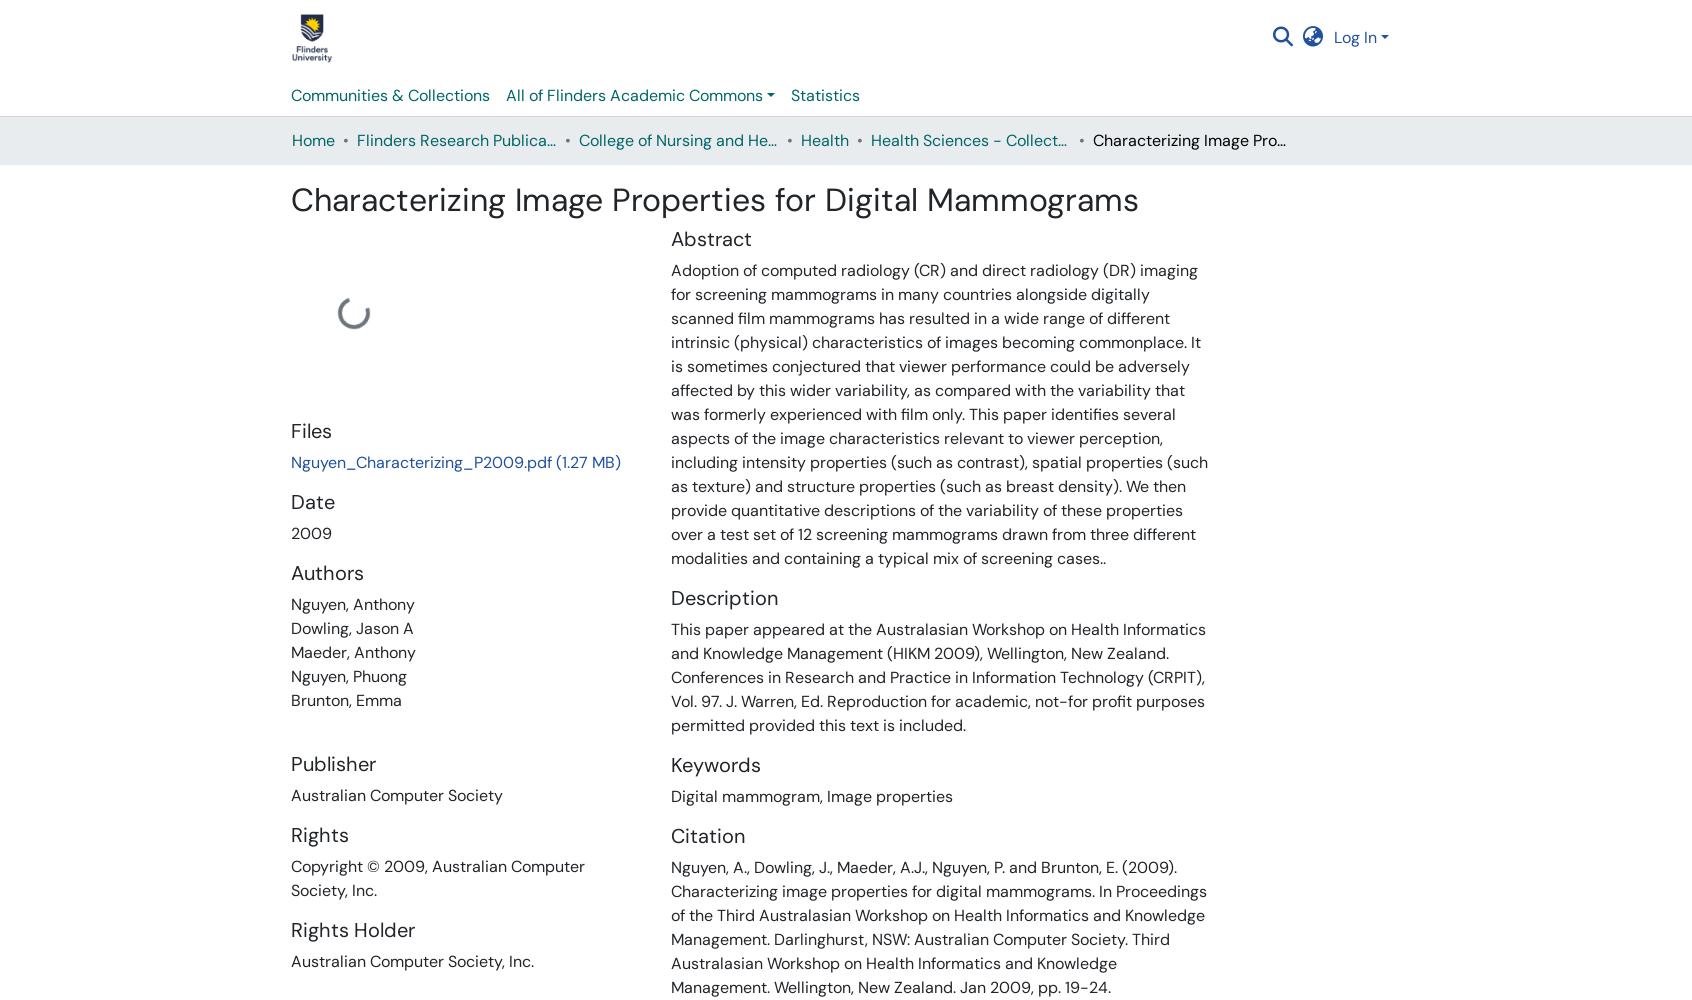  What do you see at coordinates (332, 764) in the screenshot?
I see `'Publisher'` at bounding box center [332, 764].